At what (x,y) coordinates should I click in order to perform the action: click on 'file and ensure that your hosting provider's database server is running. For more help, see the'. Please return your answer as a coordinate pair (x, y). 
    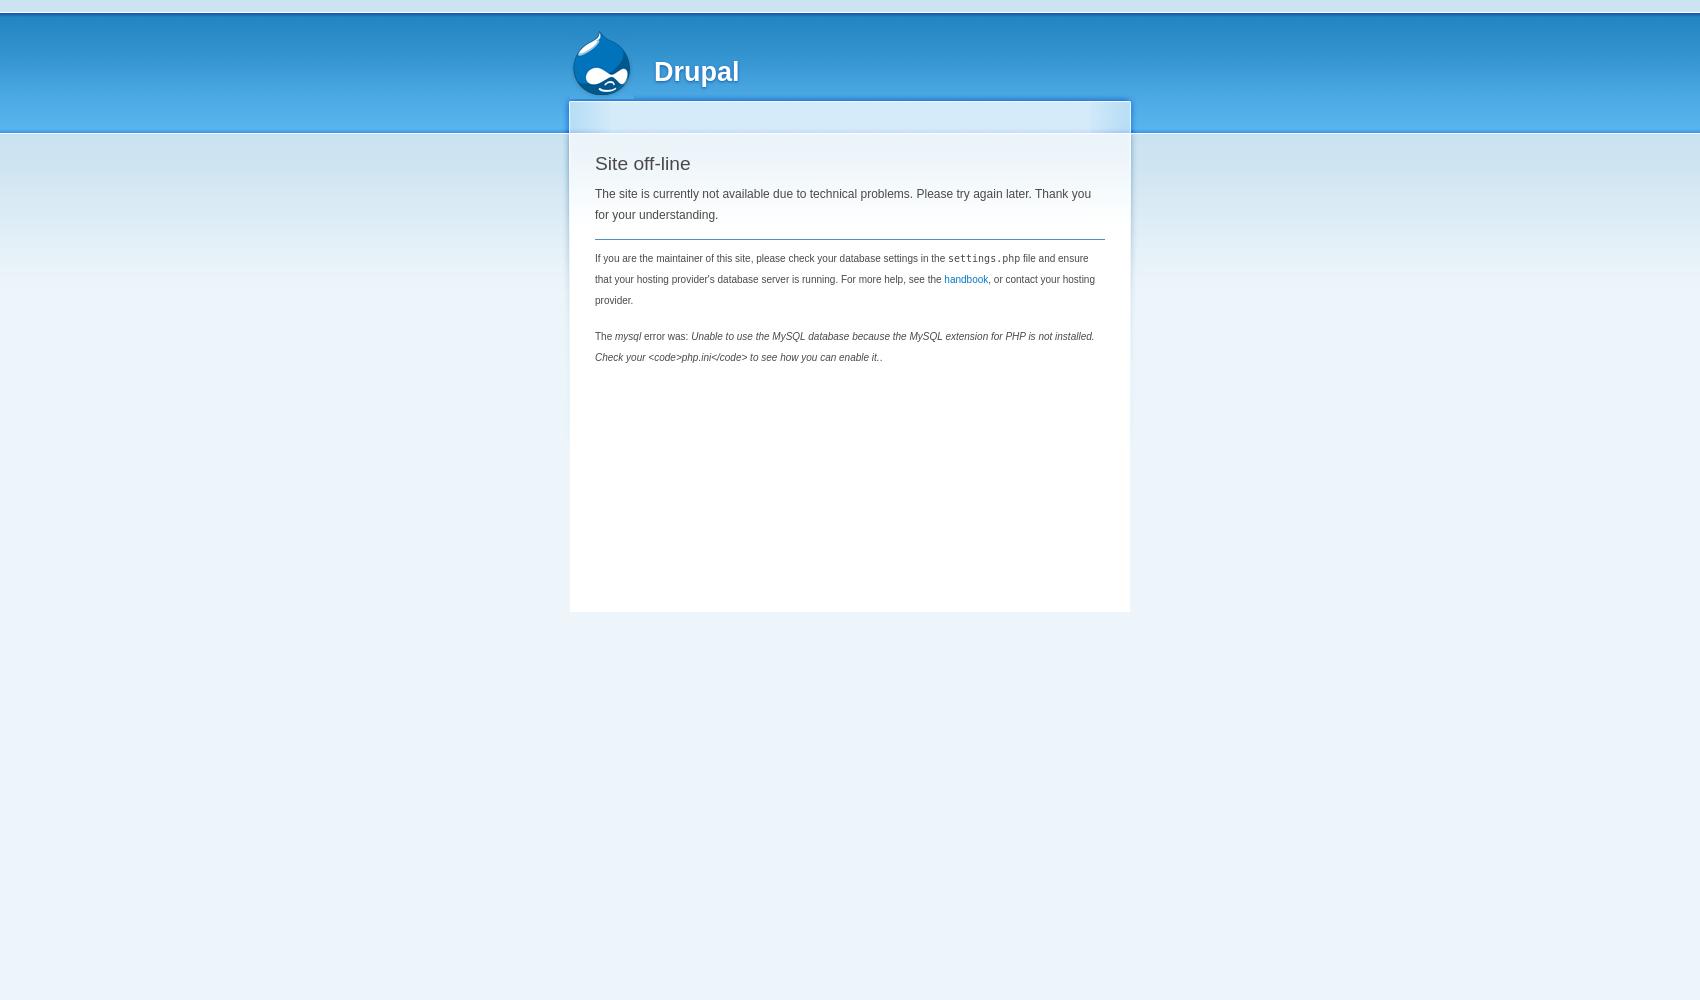
    Looking at the image, I should click on (840, 268).